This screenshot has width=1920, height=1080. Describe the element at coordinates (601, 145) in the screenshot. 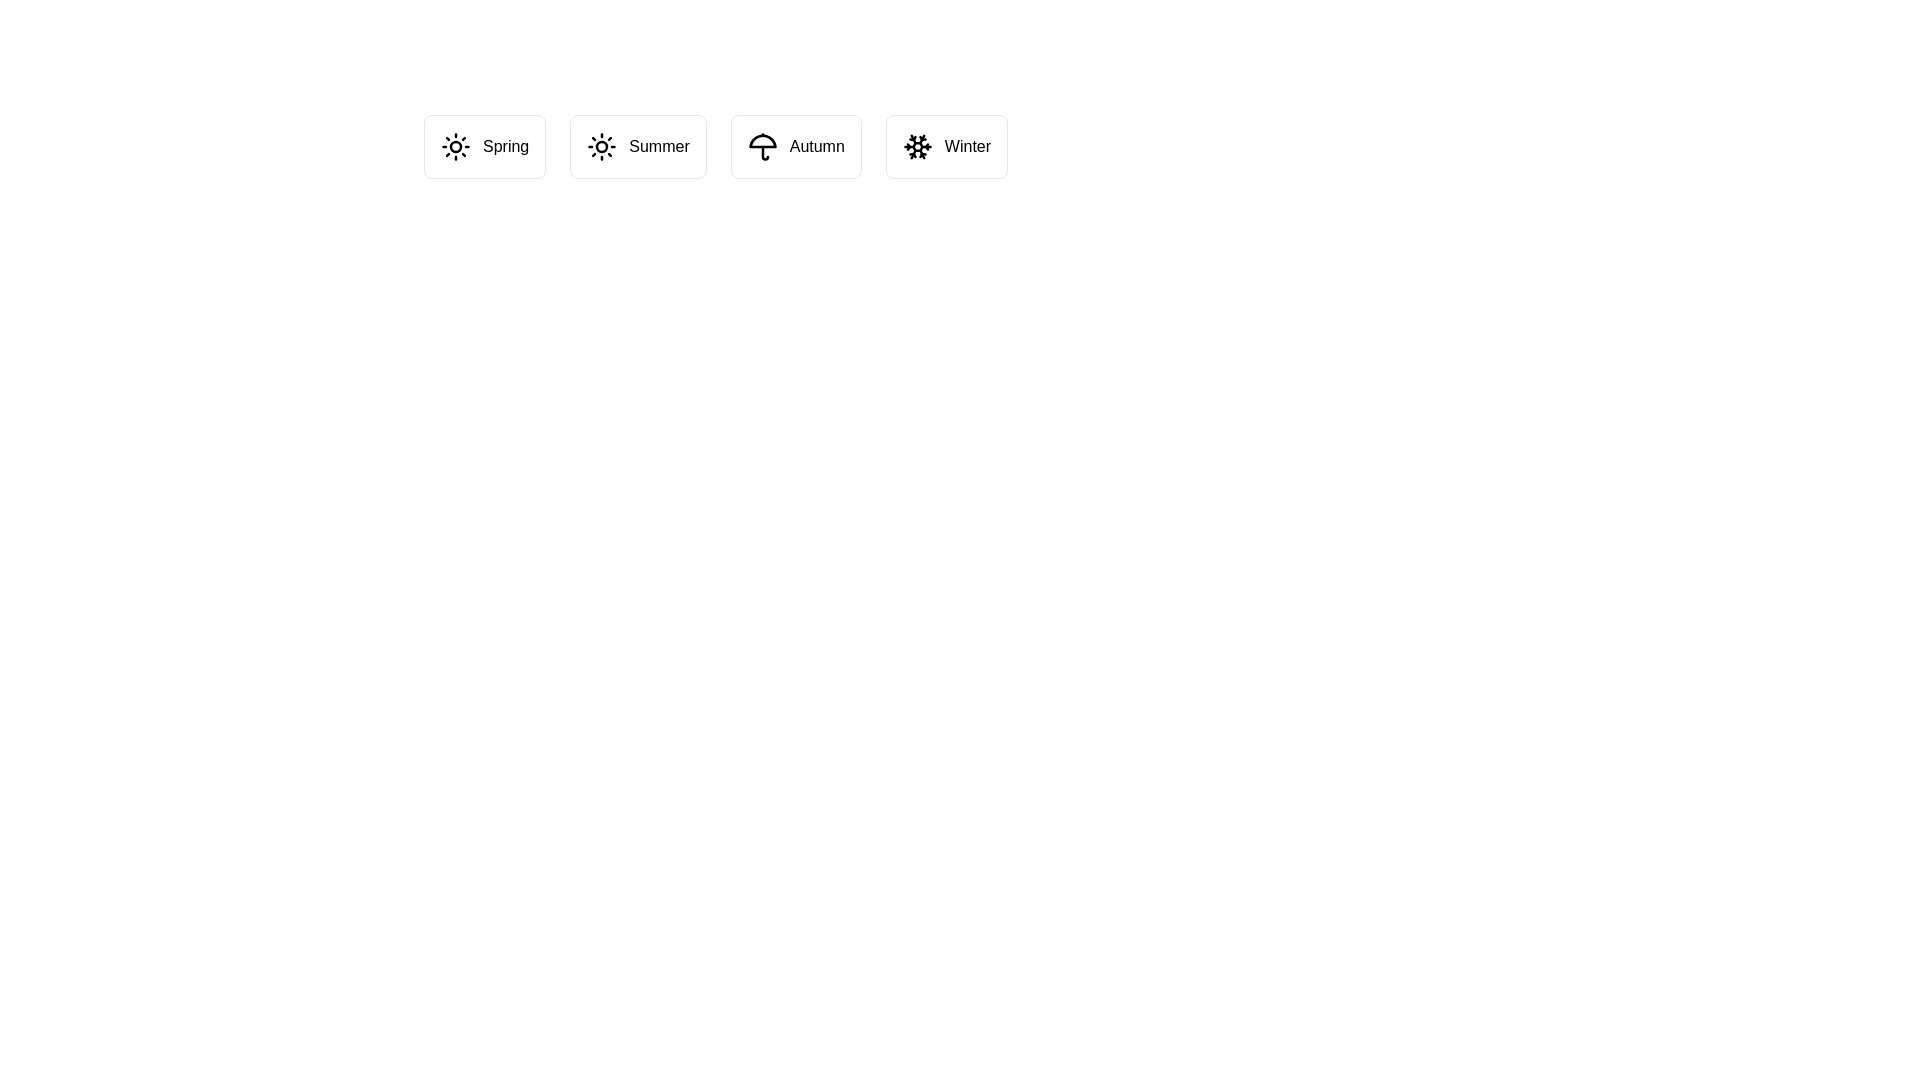

I see `the decorative icon representing the season 'Summer'` at that location.